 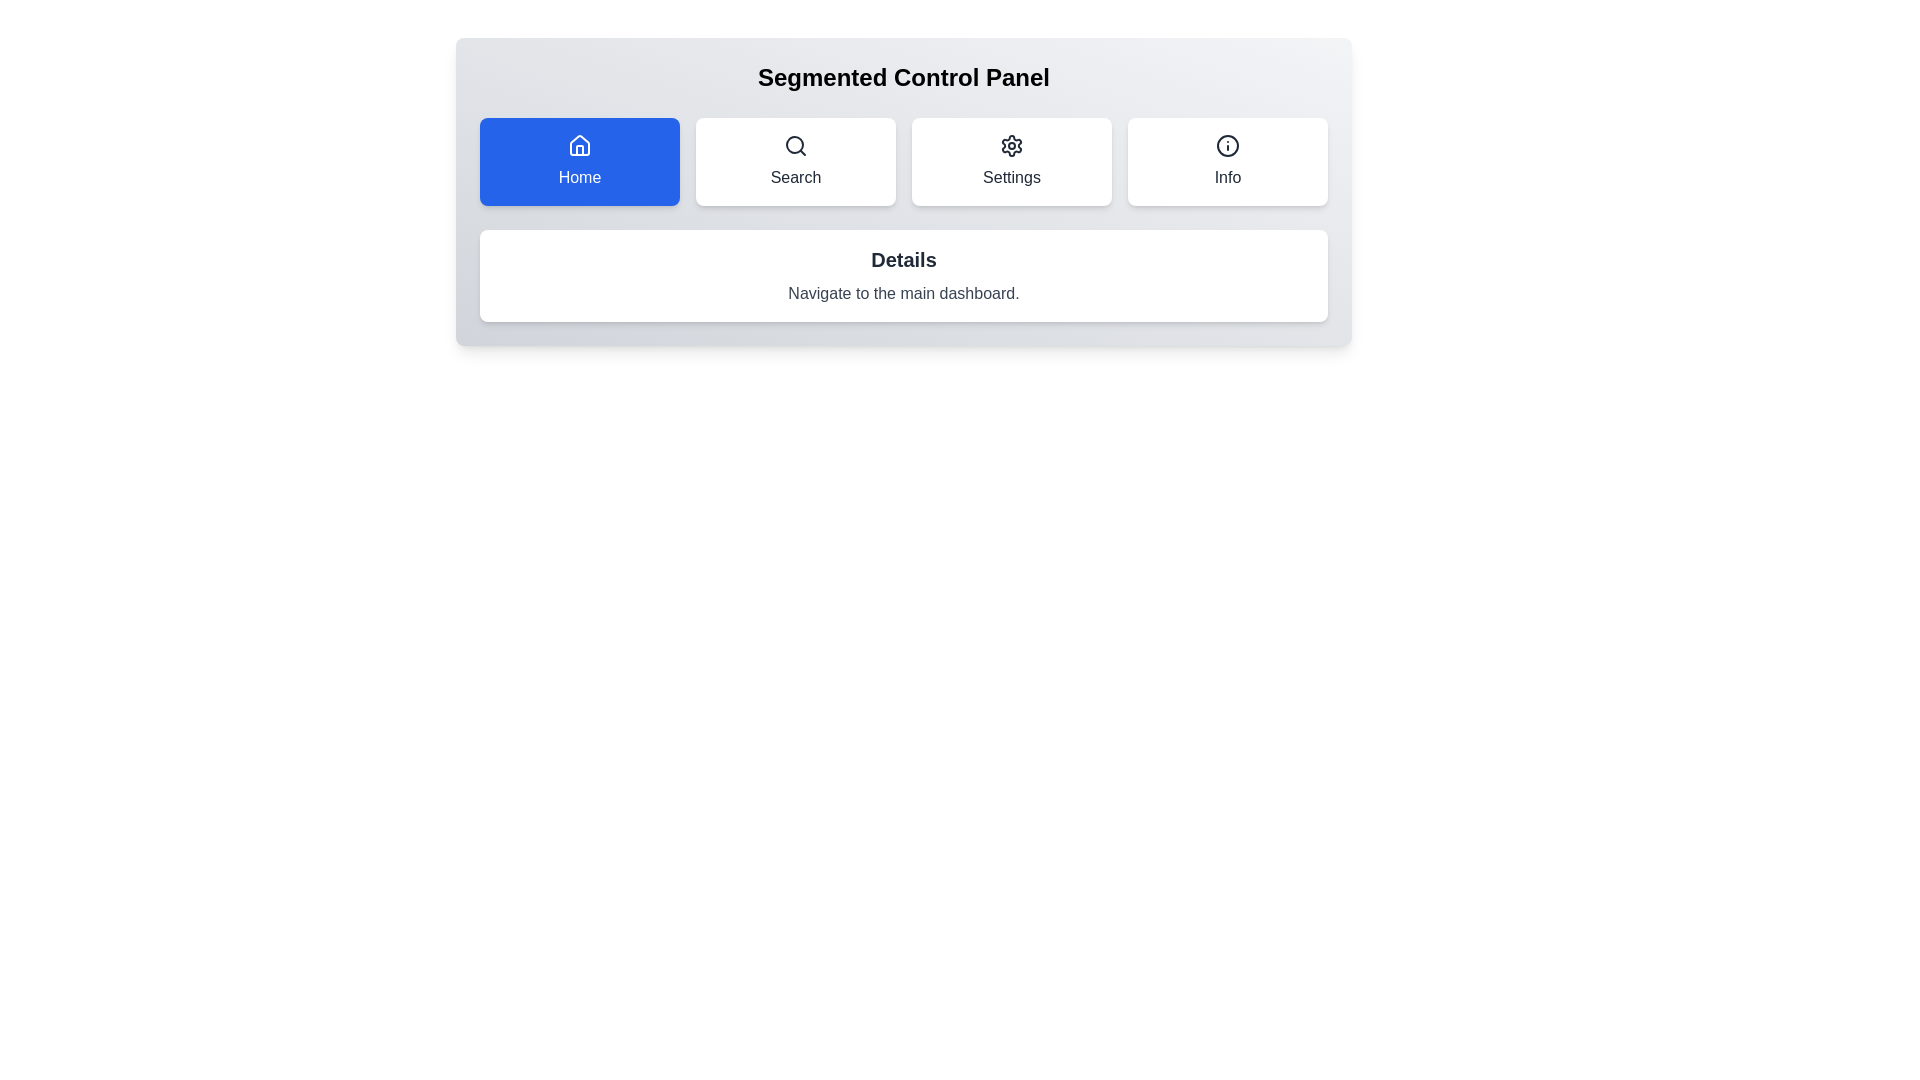 I want to click on the house icon located in the 'Home' button of the segmented control panel, which is colored white on a blue background, so click(x=579, y=144).